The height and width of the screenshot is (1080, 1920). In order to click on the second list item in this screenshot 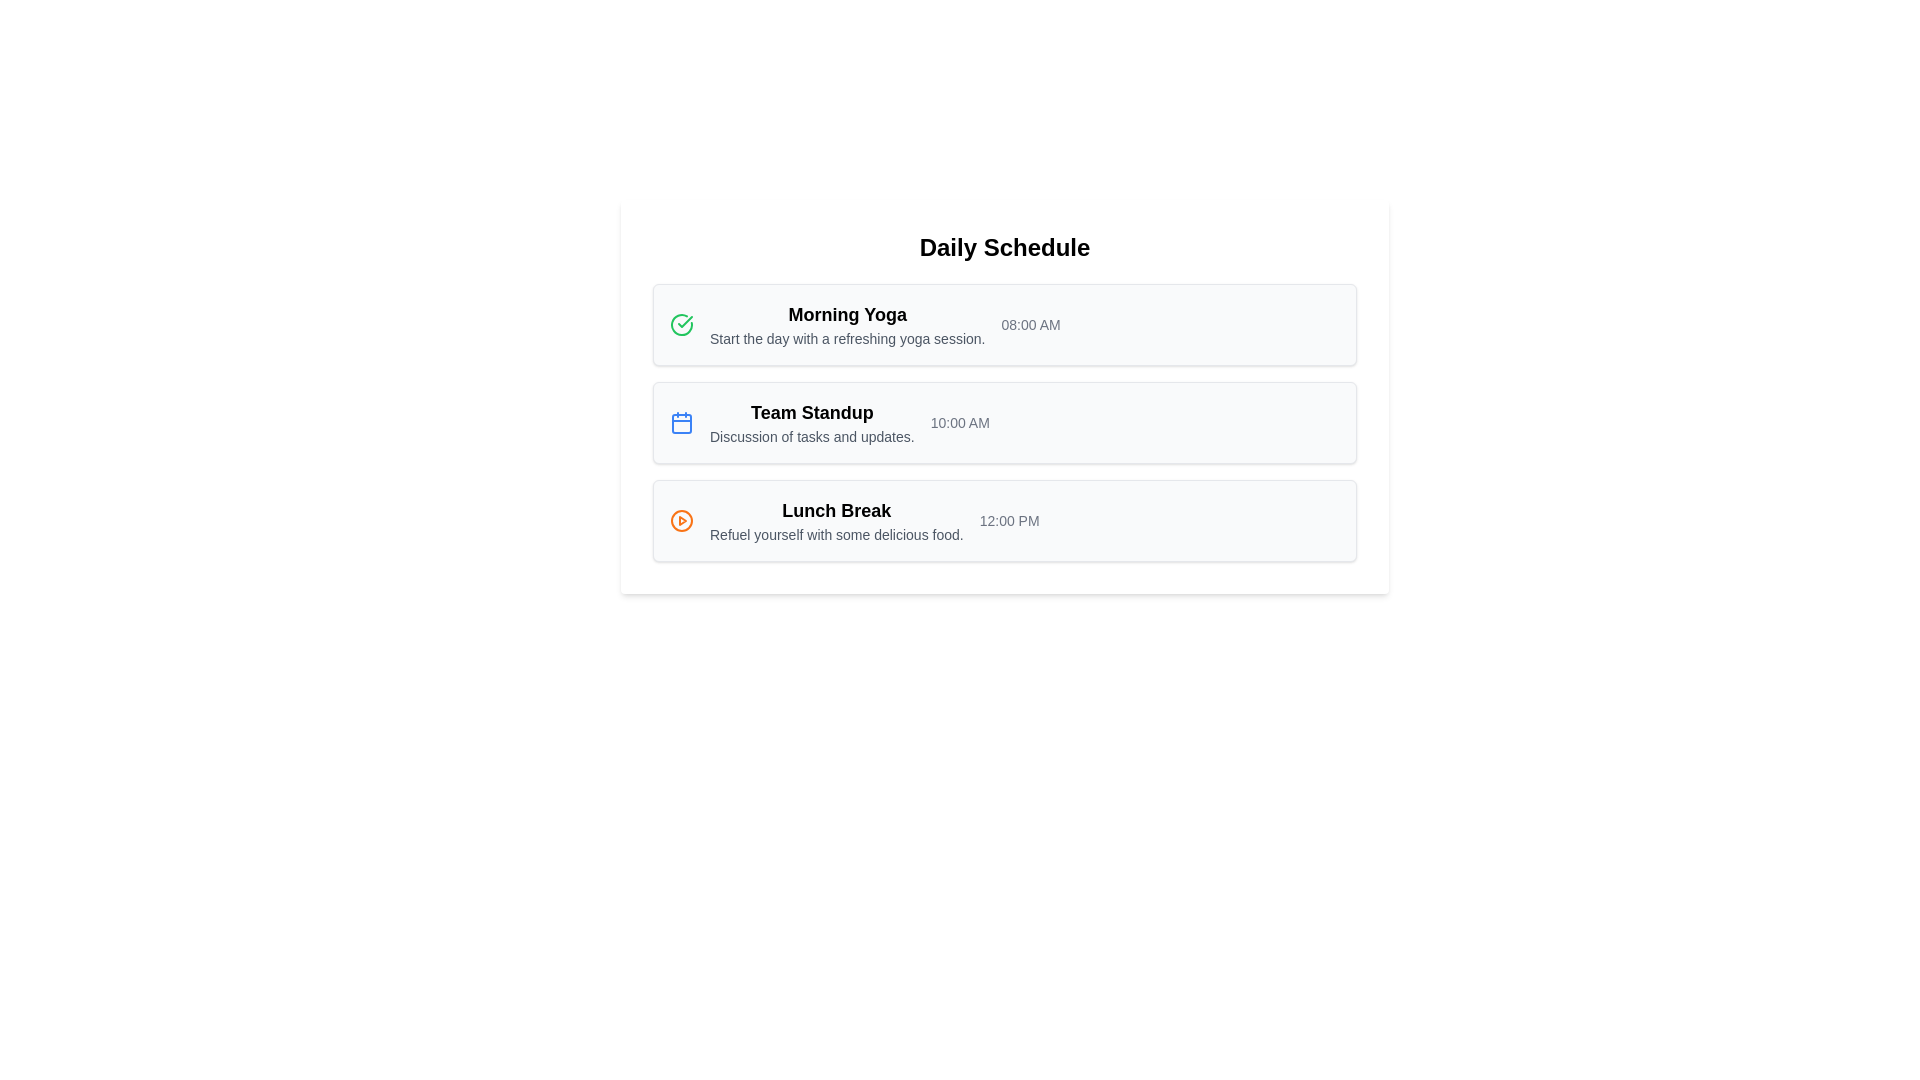, I will do `click(1004, 422)`.